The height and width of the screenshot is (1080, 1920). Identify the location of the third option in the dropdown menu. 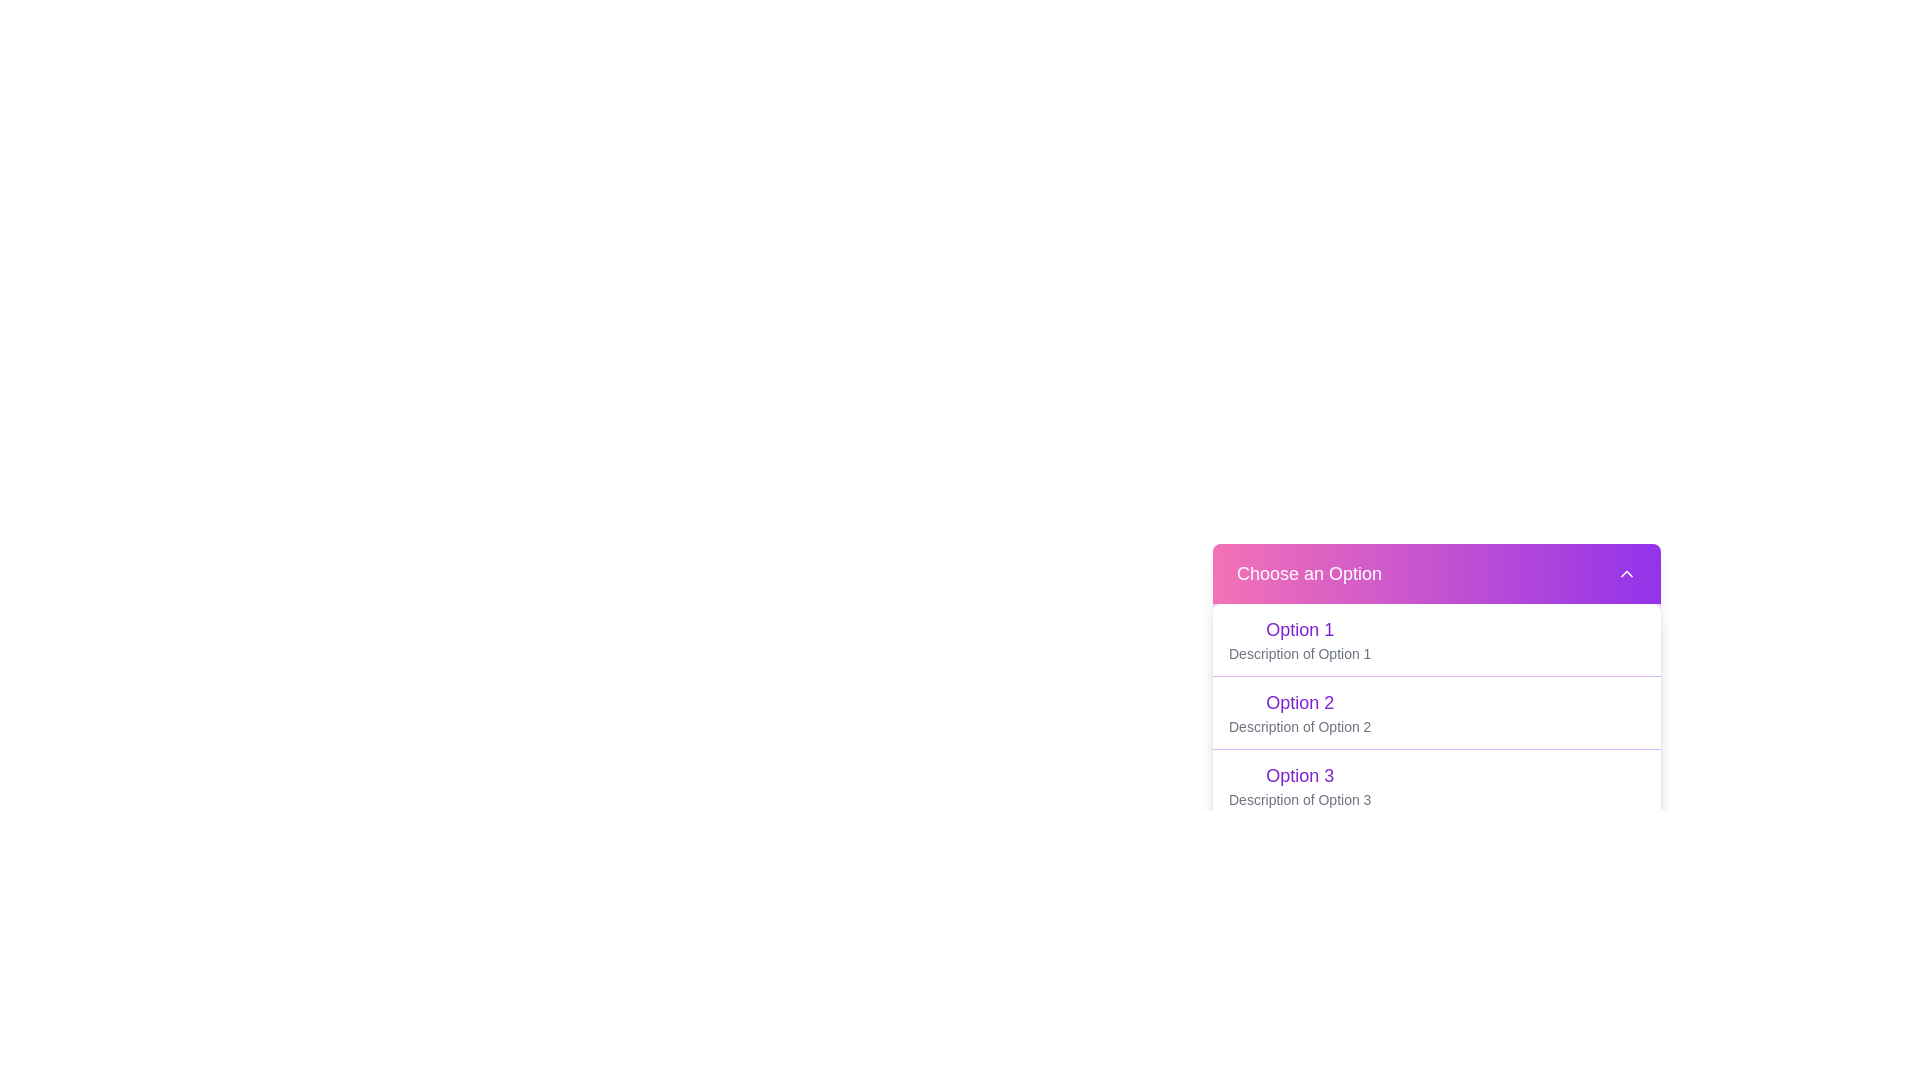
(1300, 785).